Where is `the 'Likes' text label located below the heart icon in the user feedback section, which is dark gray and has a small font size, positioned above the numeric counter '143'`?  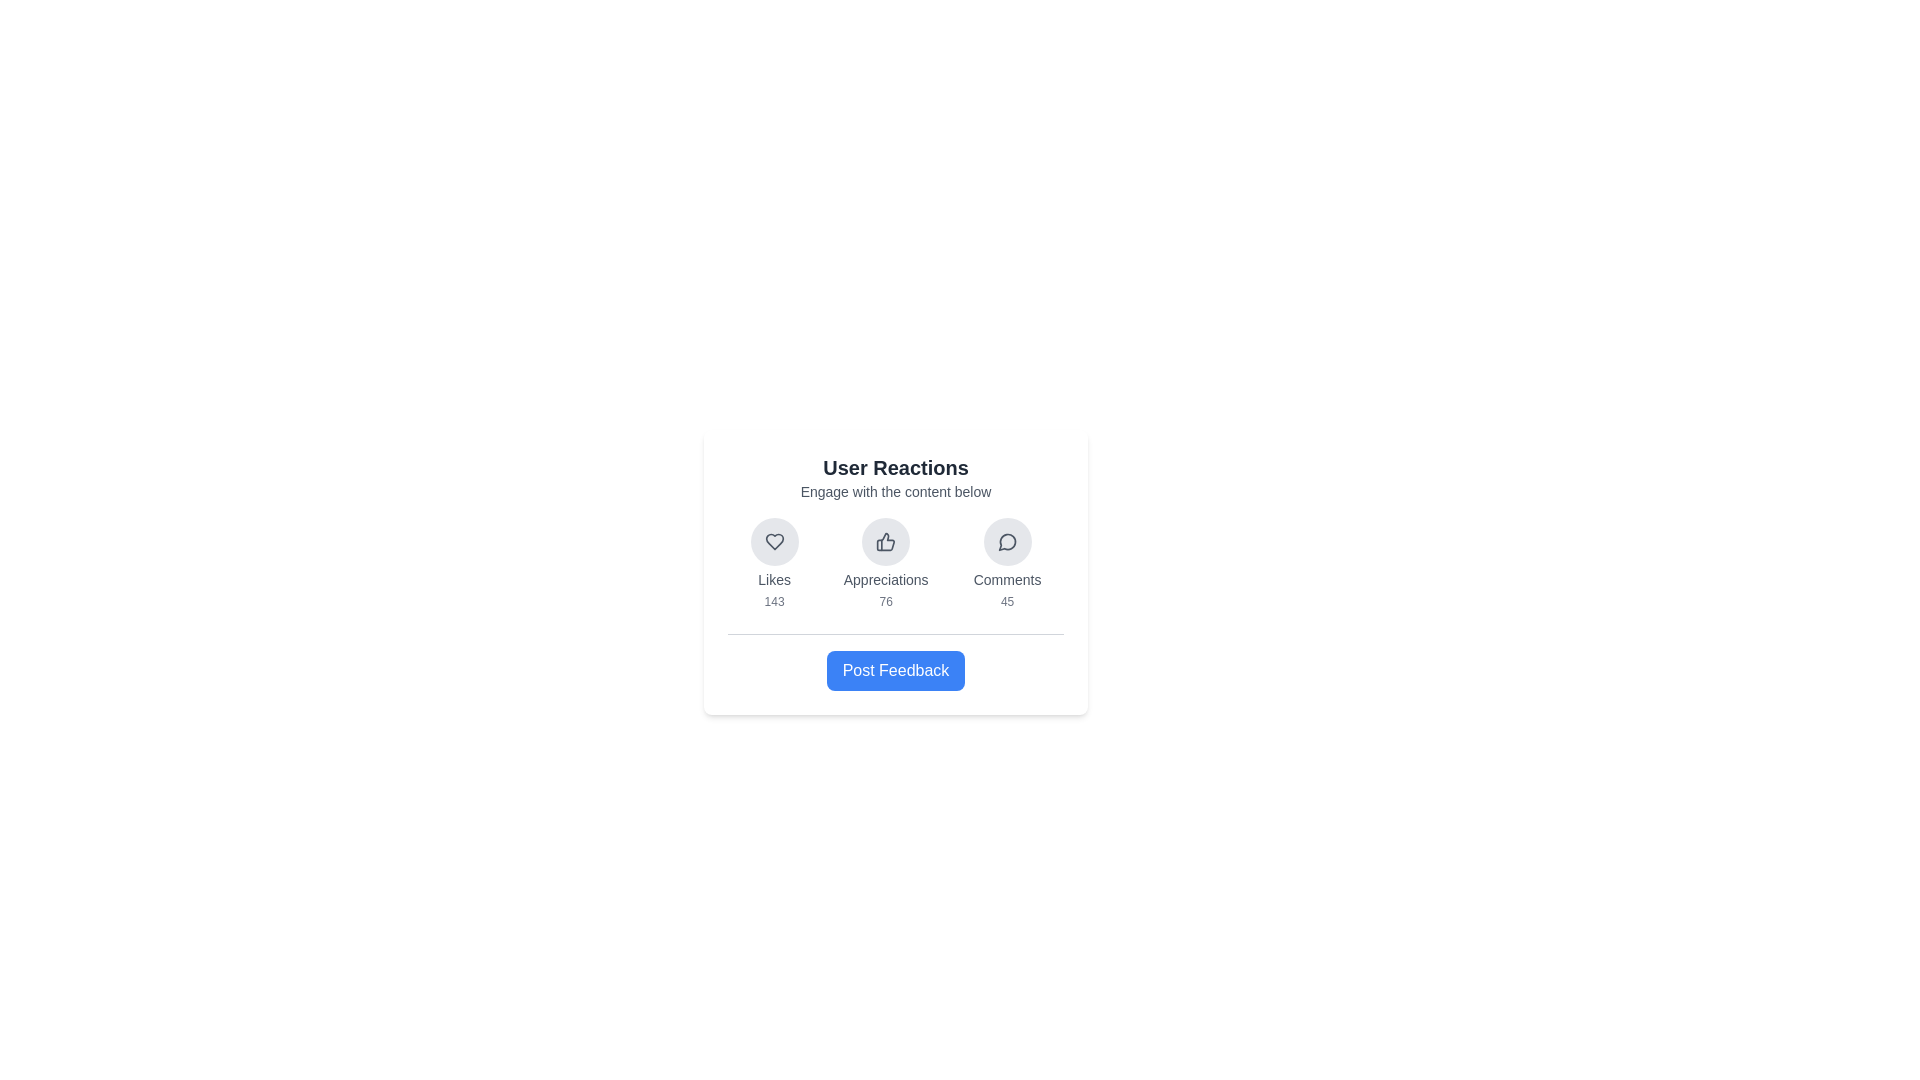 the 'Likes' text label located below the heart icon in the user feedback section, which is dark gray and has a small font size, positioned above the numeric counter '143' is located at coordinates (773, 579).